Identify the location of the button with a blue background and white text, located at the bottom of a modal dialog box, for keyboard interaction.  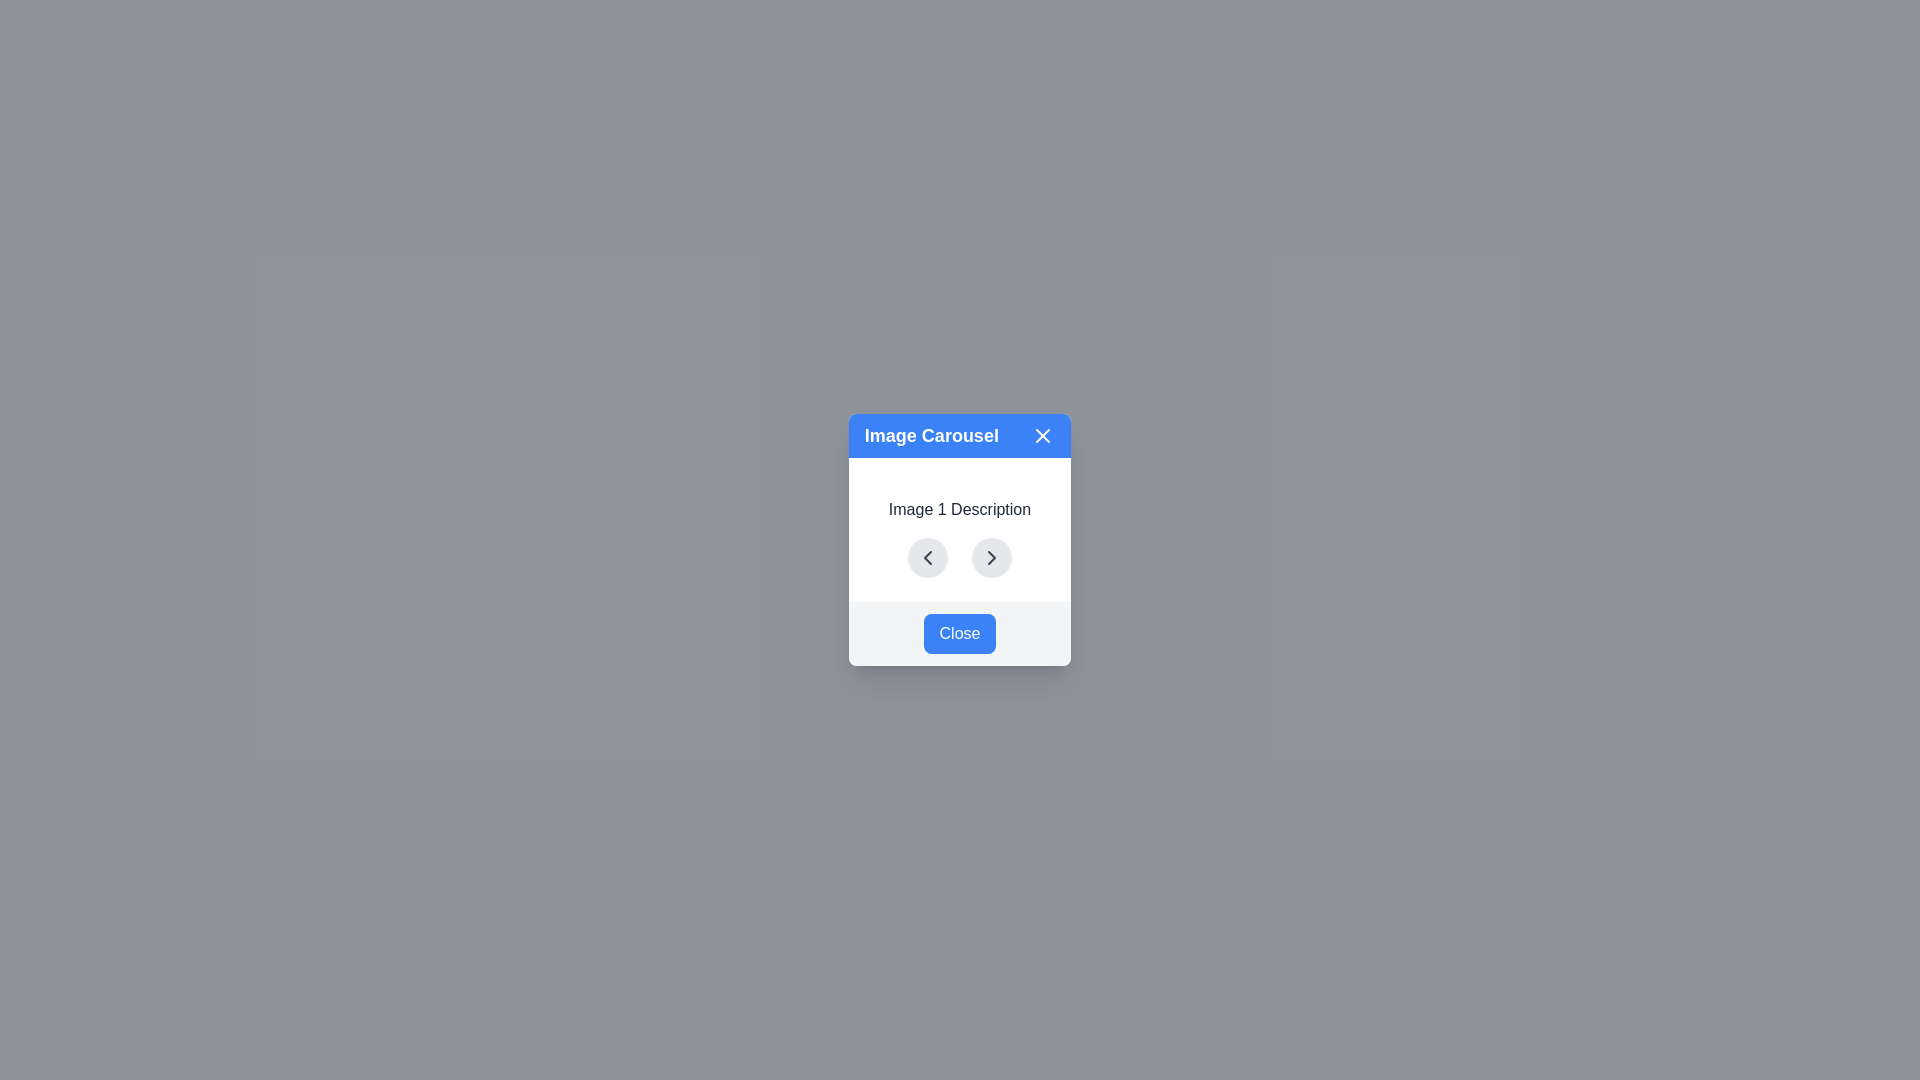
(960, 633).